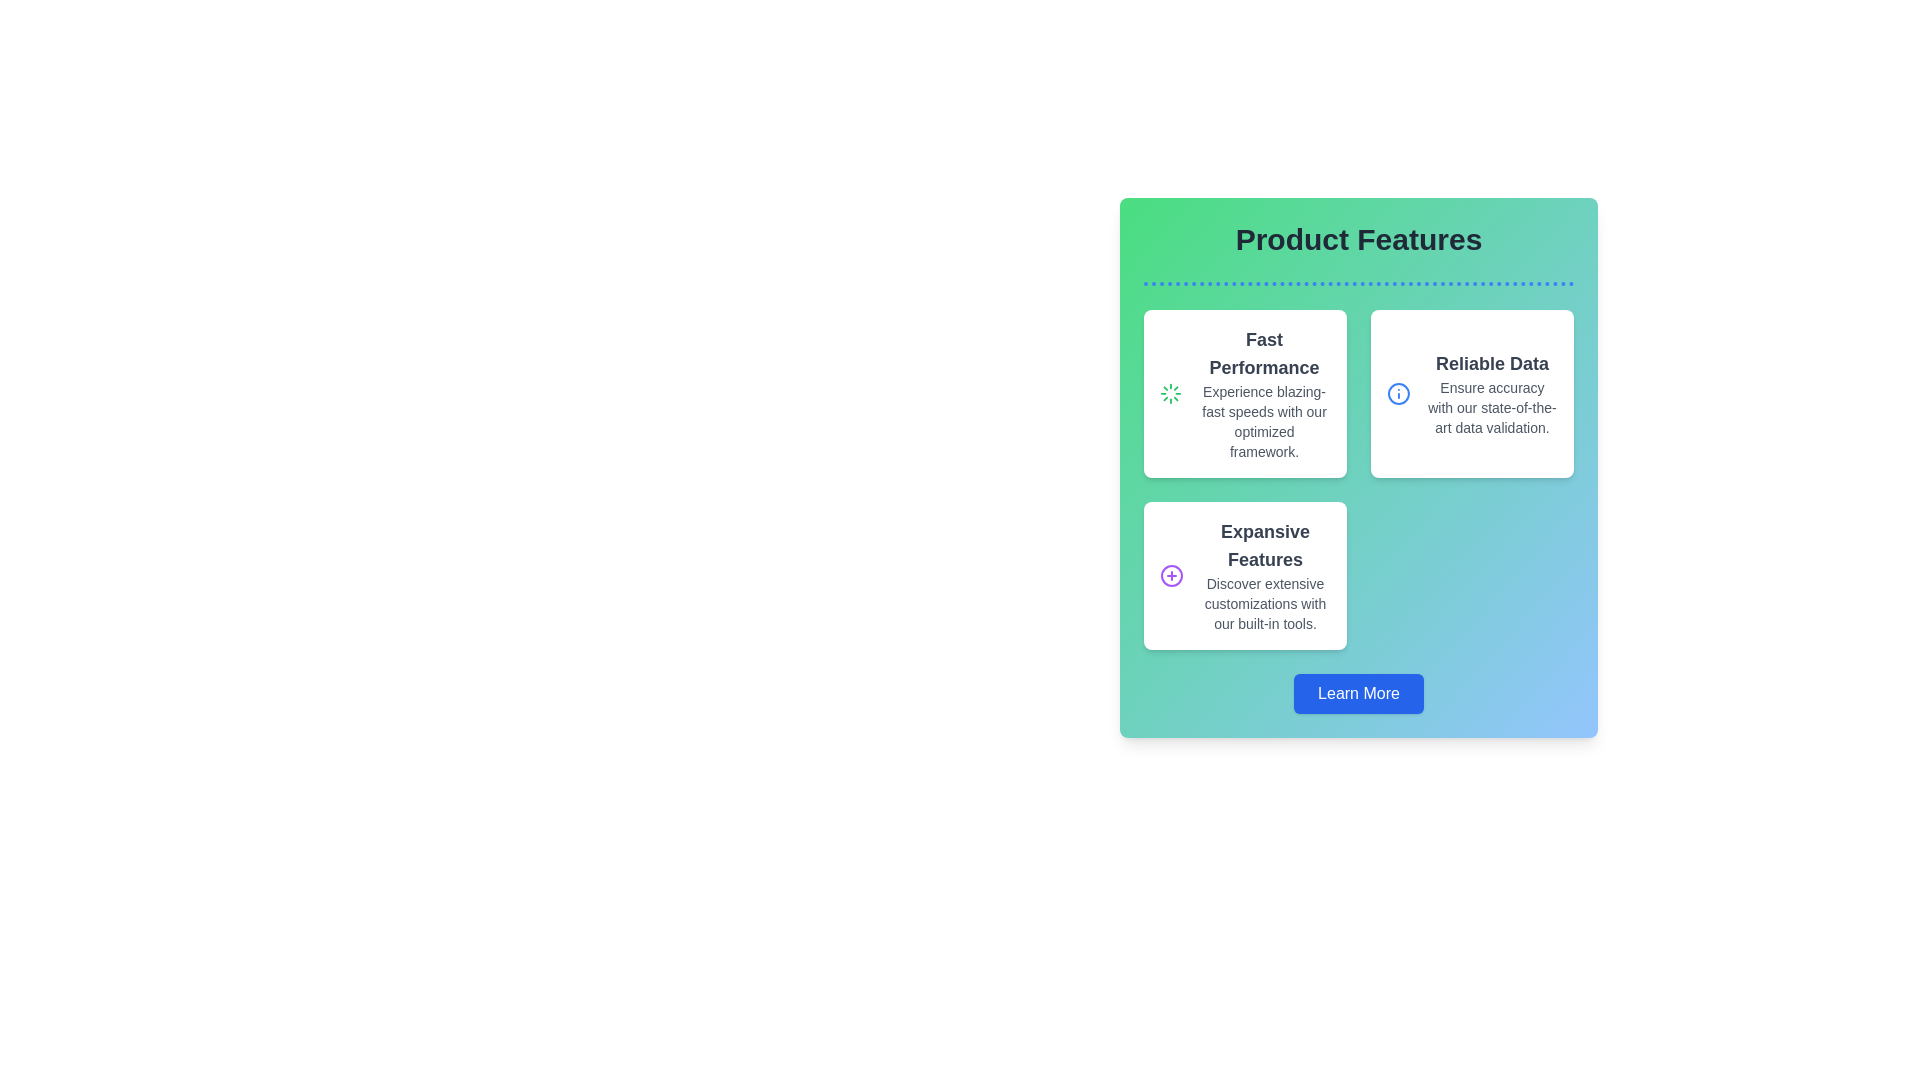  I want to click on the decorative separator line located immediately below the 'Product Features' title and above the grid layout, so click(1358, 284).